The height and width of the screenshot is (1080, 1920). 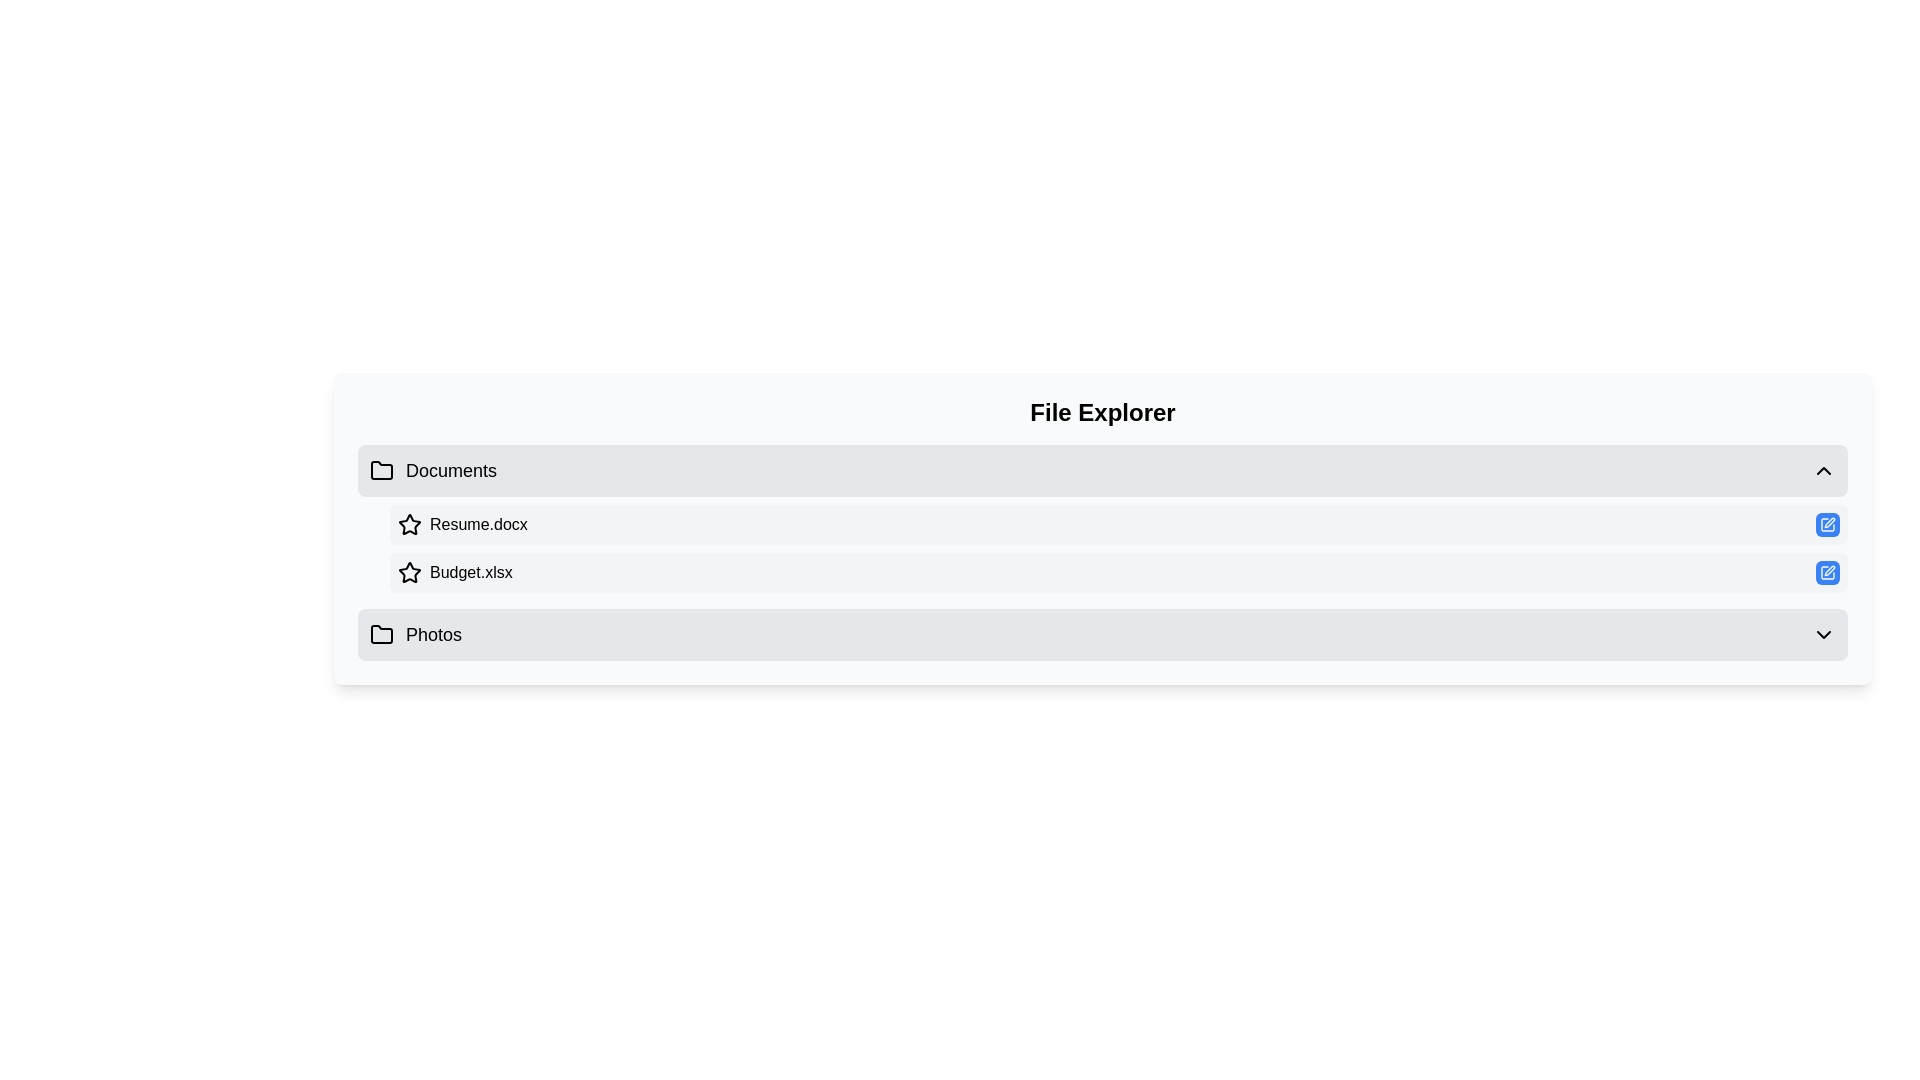 What do you see at coordinates (1828, 523) in the screenshot?
I see `the icon button styled as a pen with a blue background located in the rightmost section of the row for the file 'Budget.xlsx'` at bounding box center [1828, 523].